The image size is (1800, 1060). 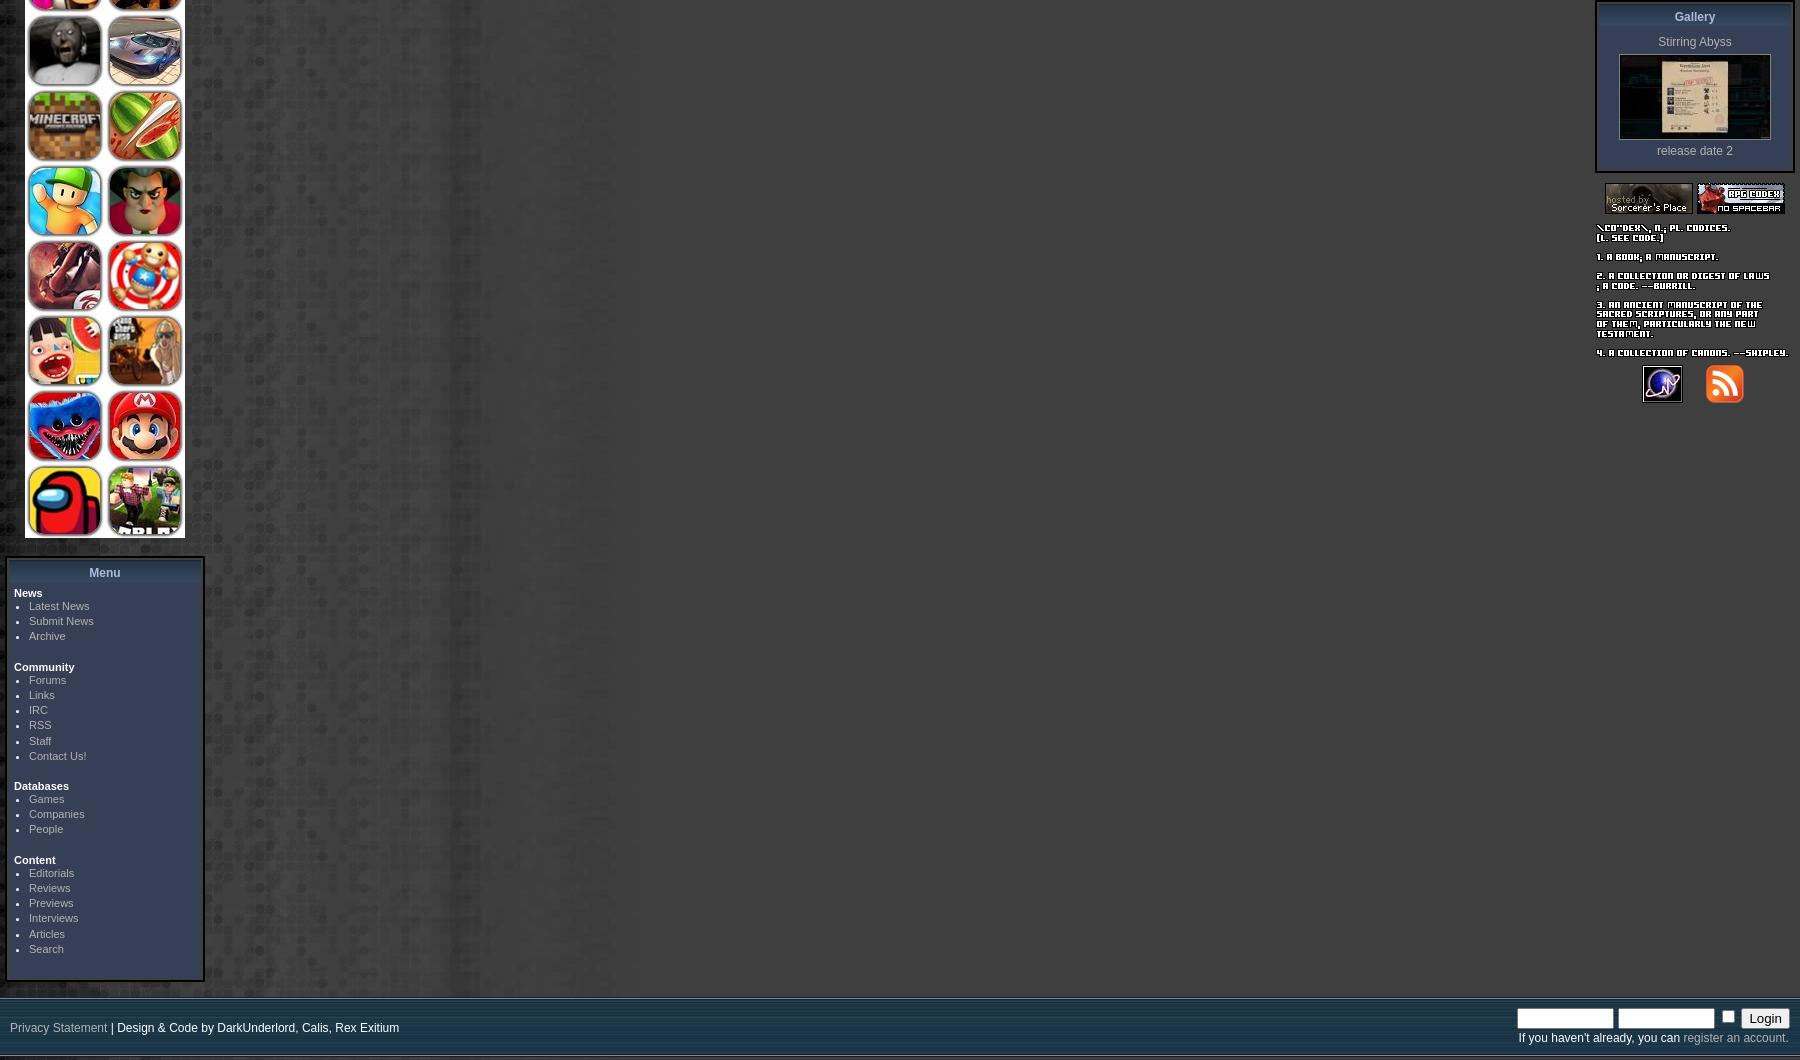 What do you see at coordinates (1694, 150) in the screenshot?
I see `'release date 2'` at bounding box center [1694, 150].